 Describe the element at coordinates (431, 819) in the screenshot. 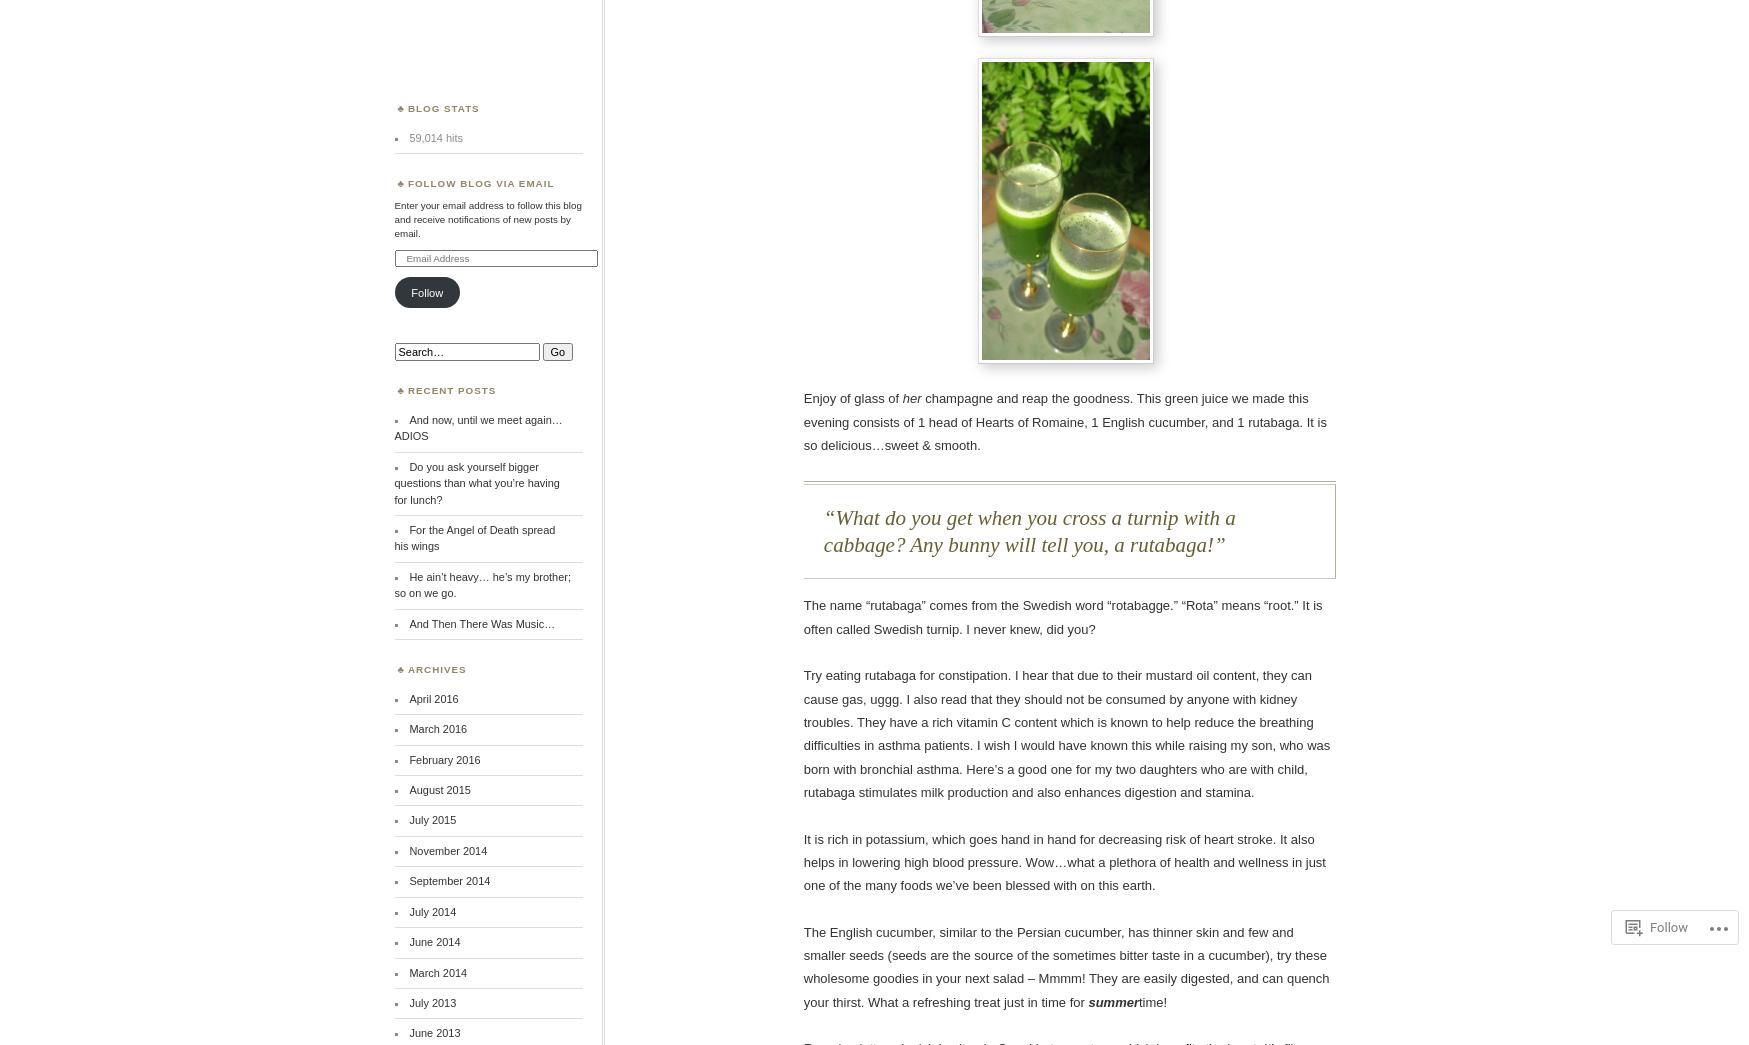

I see `'July 2015'` at that location.